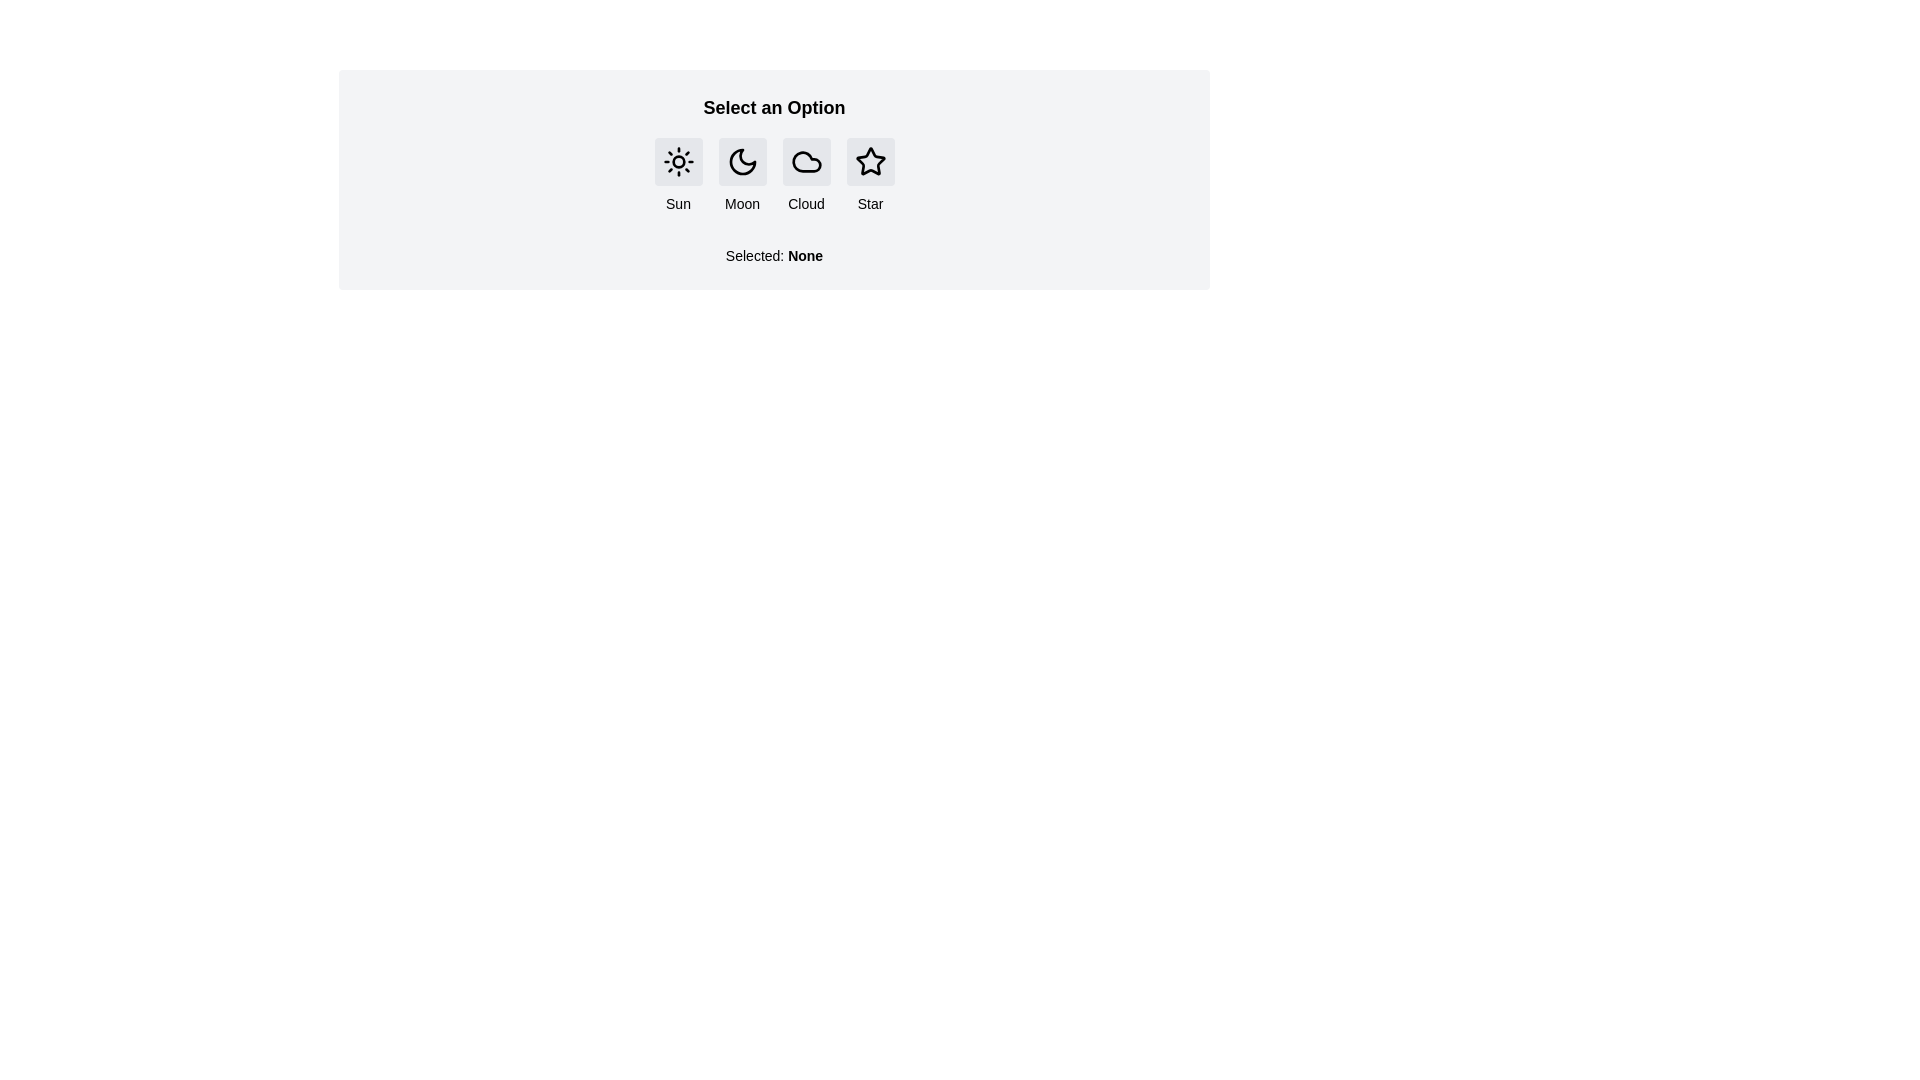 Image resolution: width=1920 pixels, height=1080 pixels. What do you see at coordinates (678, 204) in the screenshot?
I see `the text label displaying the word 'Sun', which is positioned directly beneath a sun icon among a series of weather condition icons` at bounding box center [678, 204].